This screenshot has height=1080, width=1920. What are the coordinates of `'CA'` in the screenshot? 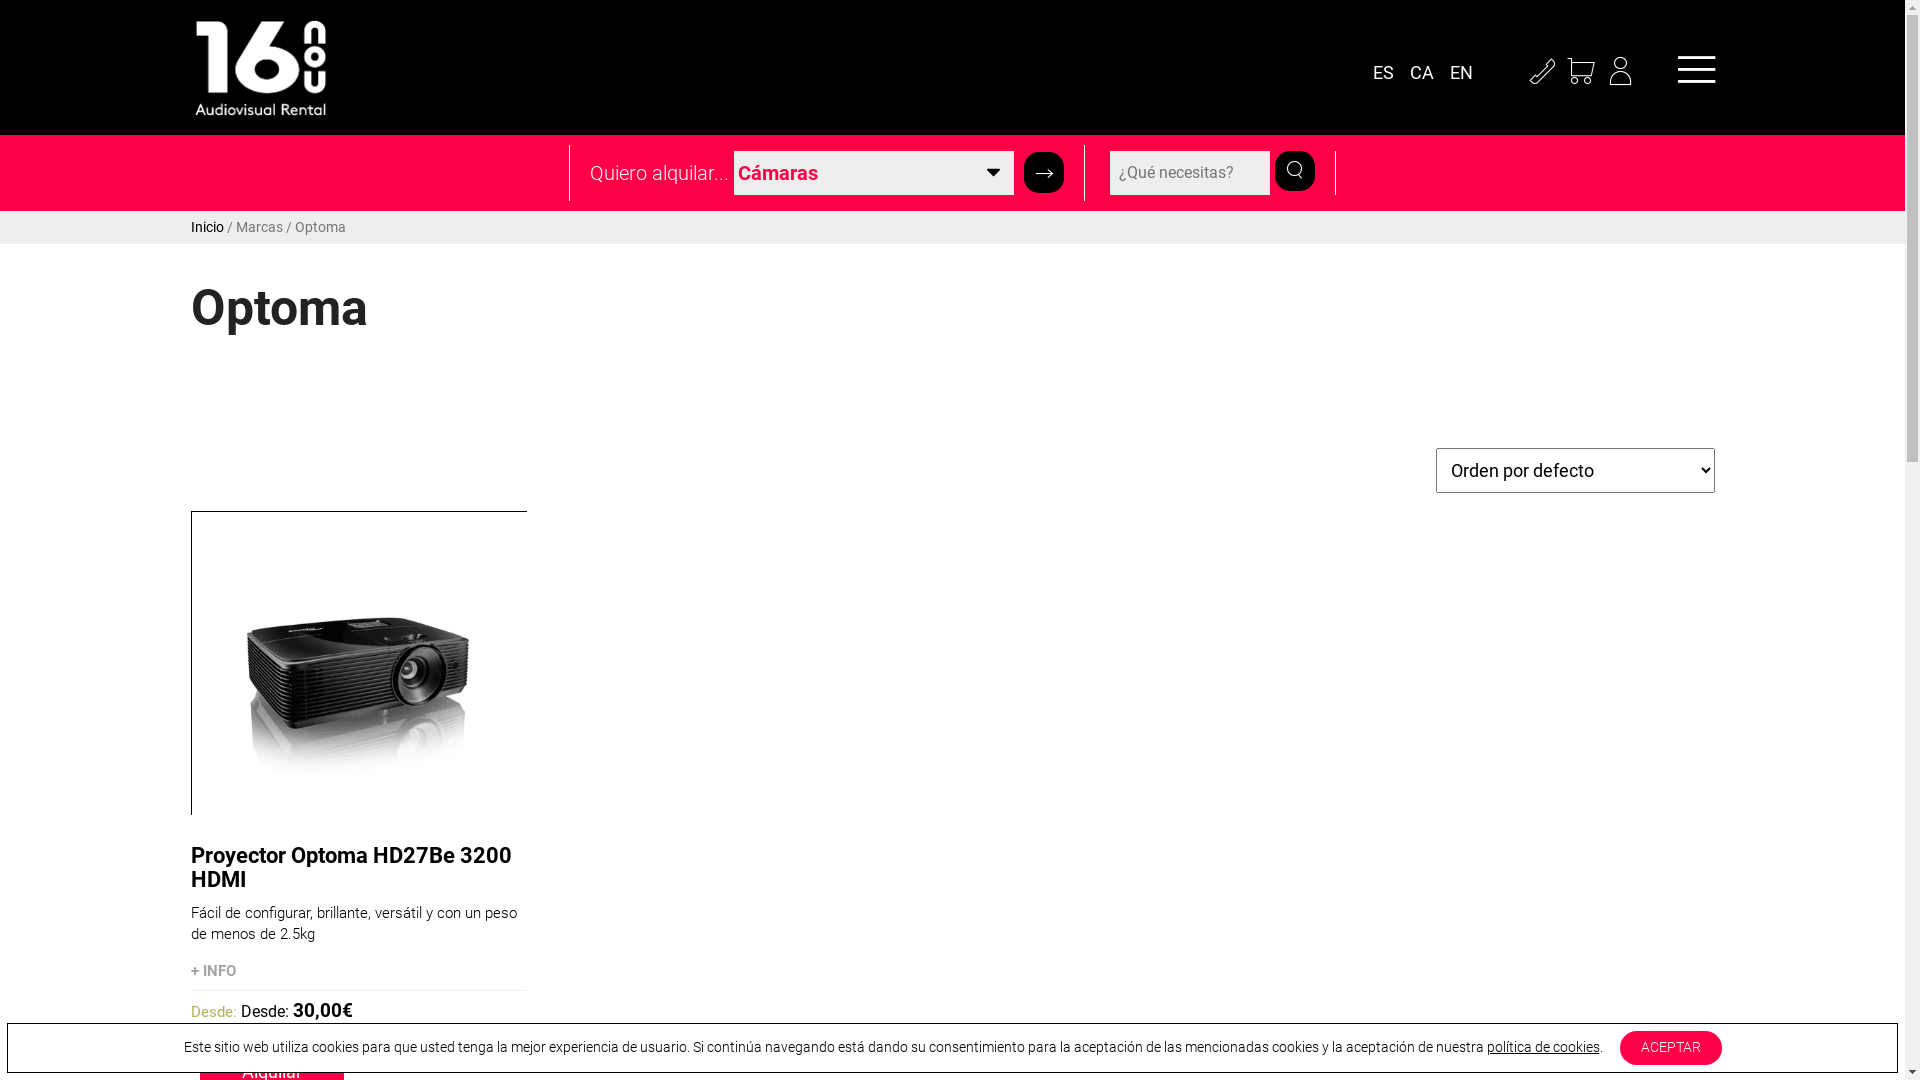 It's located at (1426, 72).